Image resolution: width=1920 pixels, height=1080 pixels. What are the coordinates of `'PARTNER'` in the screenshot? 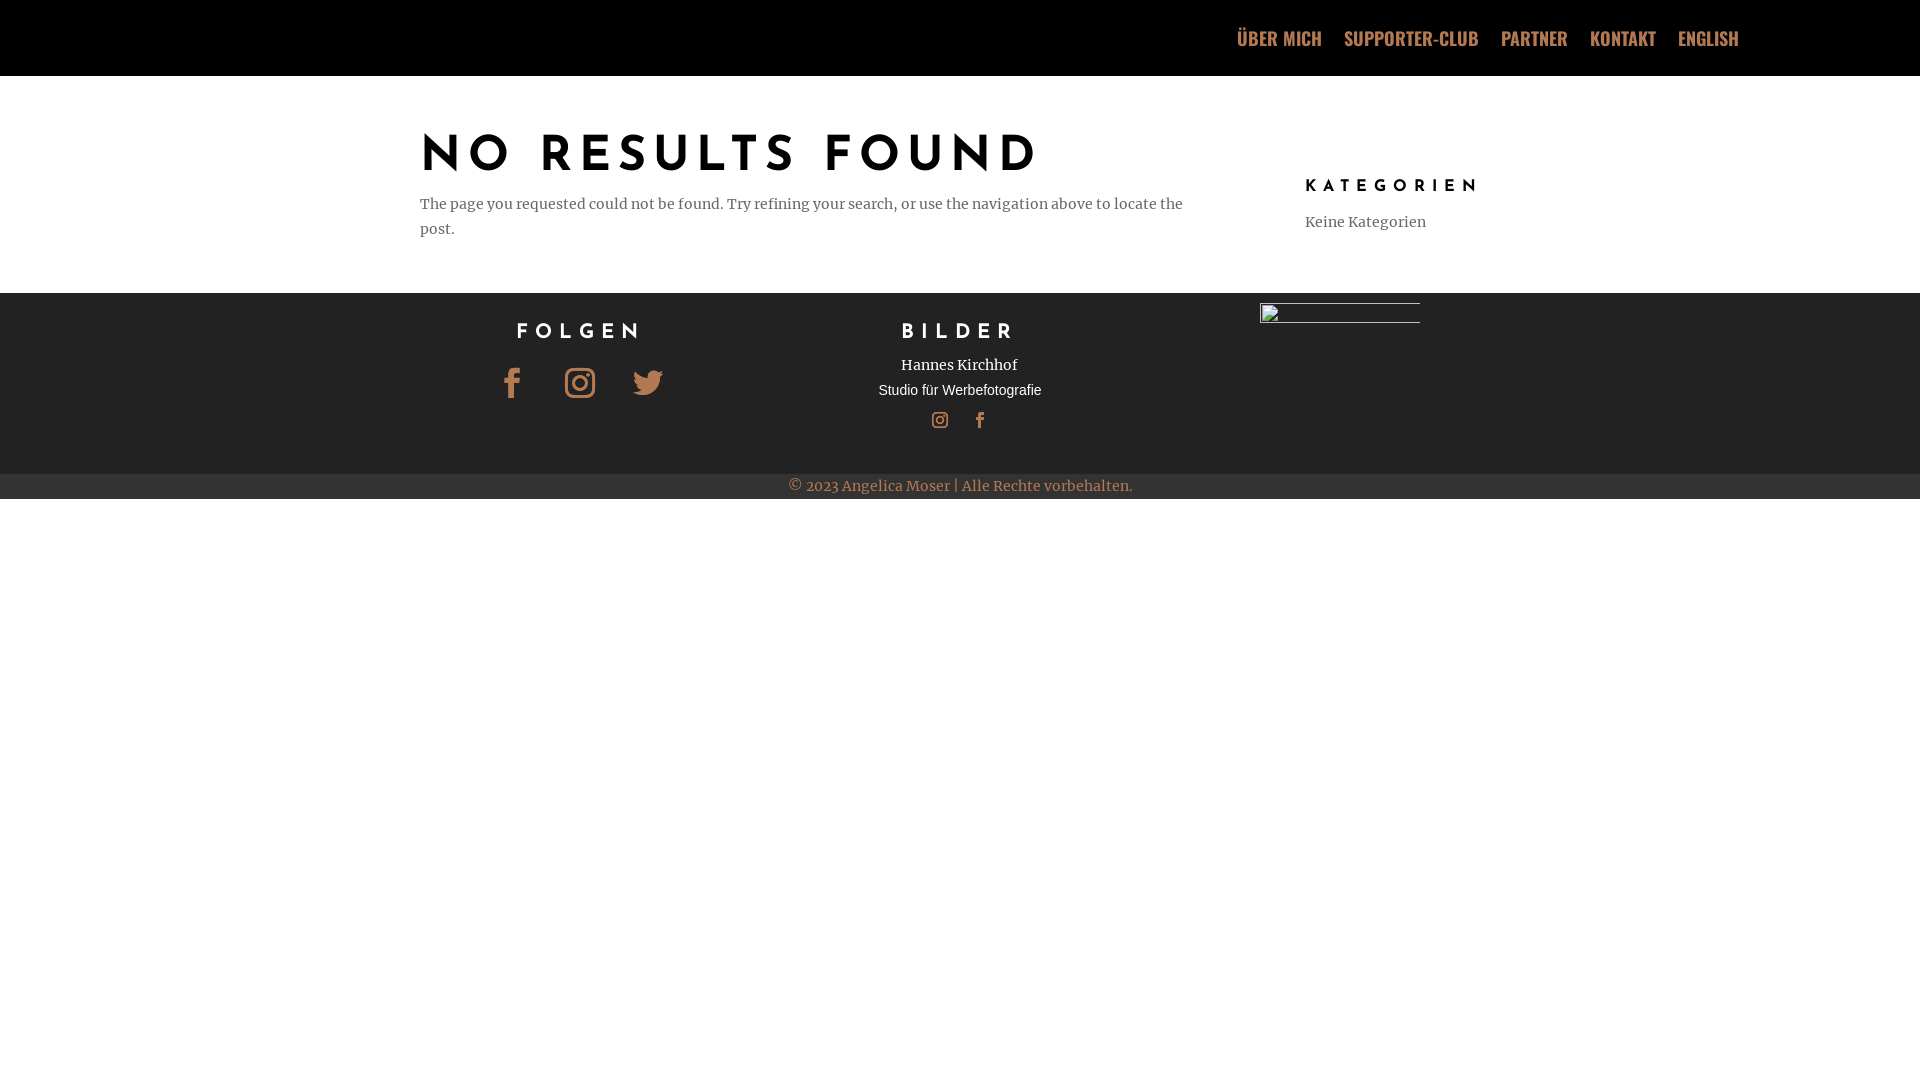 It's located at (1533, 38).